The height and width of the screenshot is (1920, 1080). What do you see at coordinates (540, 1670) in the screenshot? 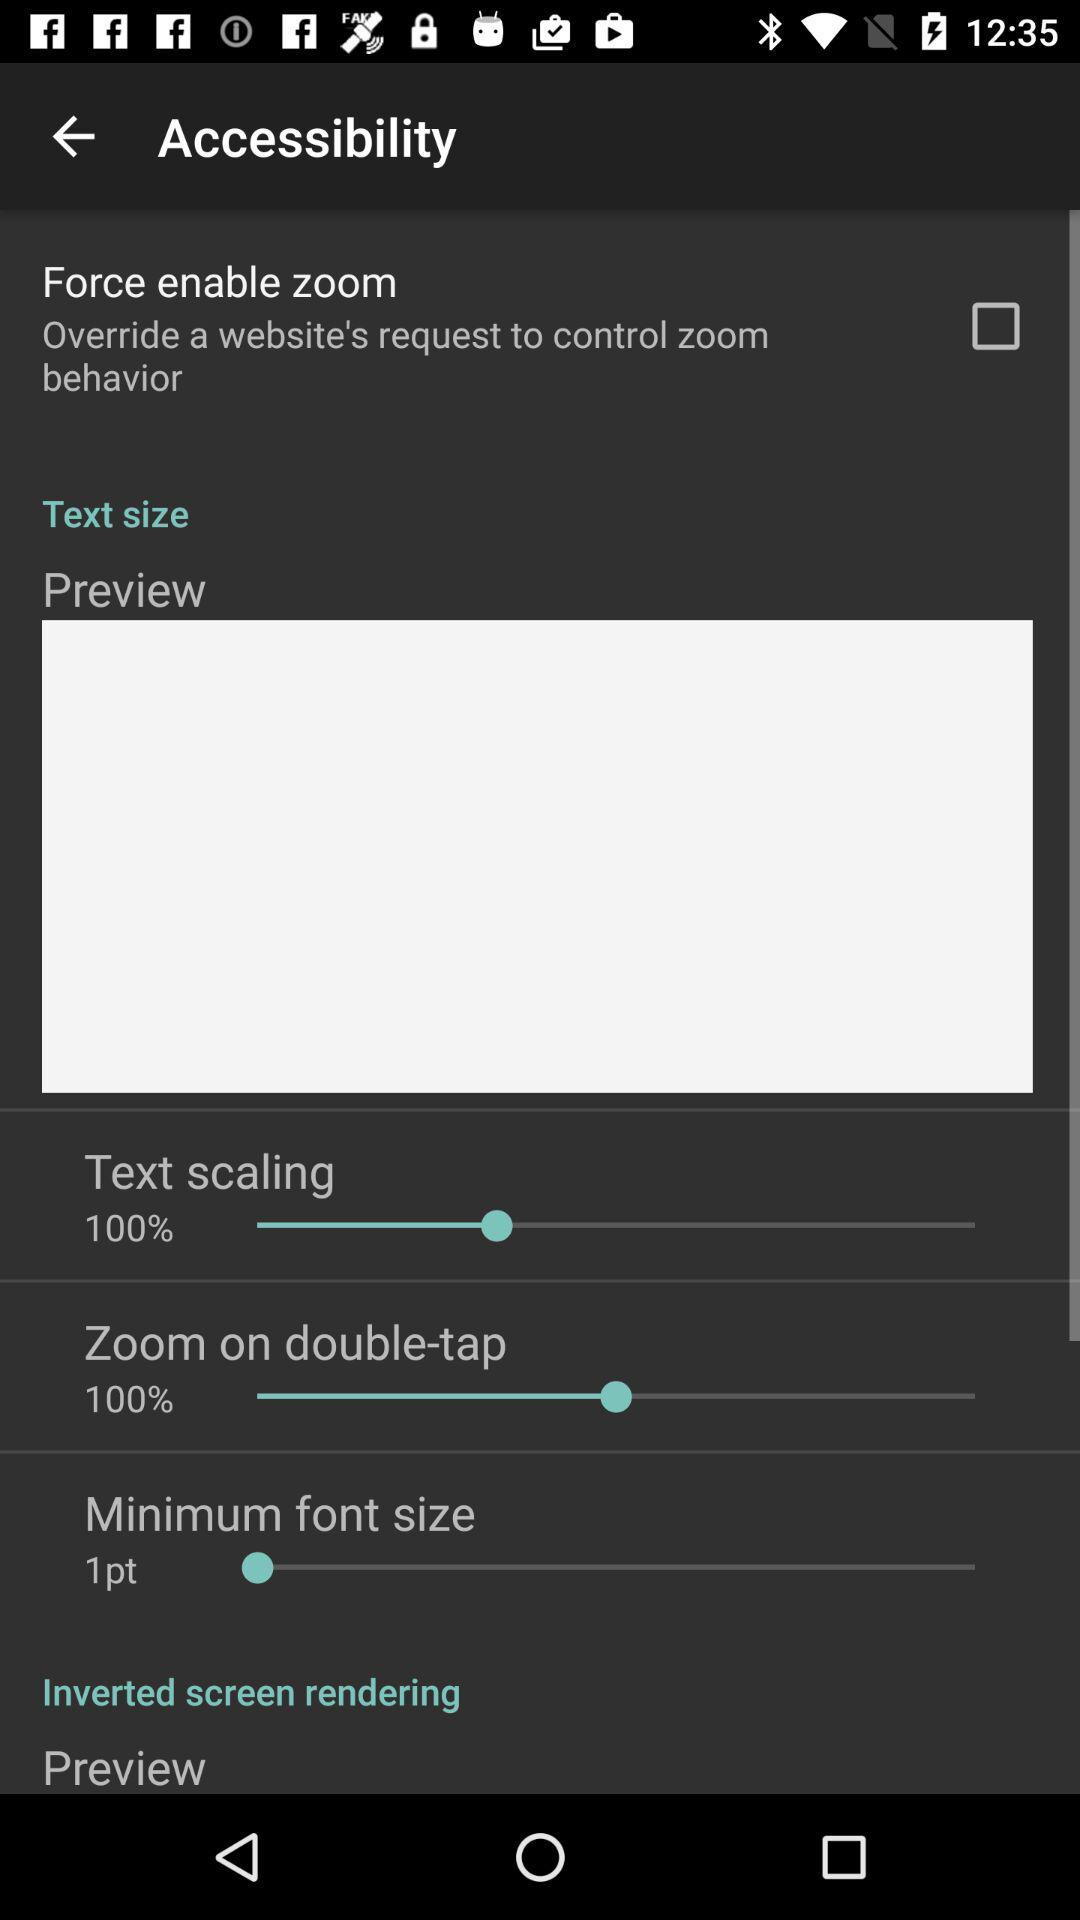
I see `the item below 1pt app` at bounding box center [540, 1670].